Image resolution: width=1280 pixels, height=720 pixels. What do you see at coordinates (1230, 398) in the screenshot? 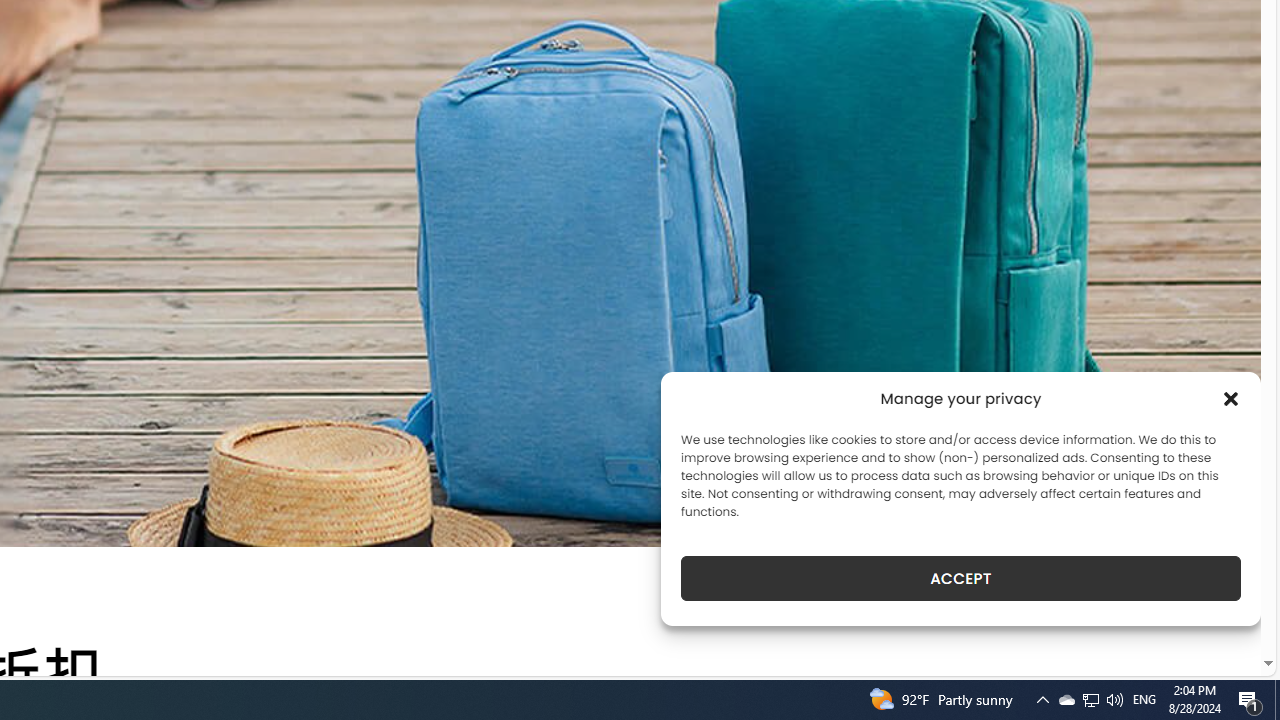
I see `'Class: cmplz-close'` at bounding box center [1230, 398].